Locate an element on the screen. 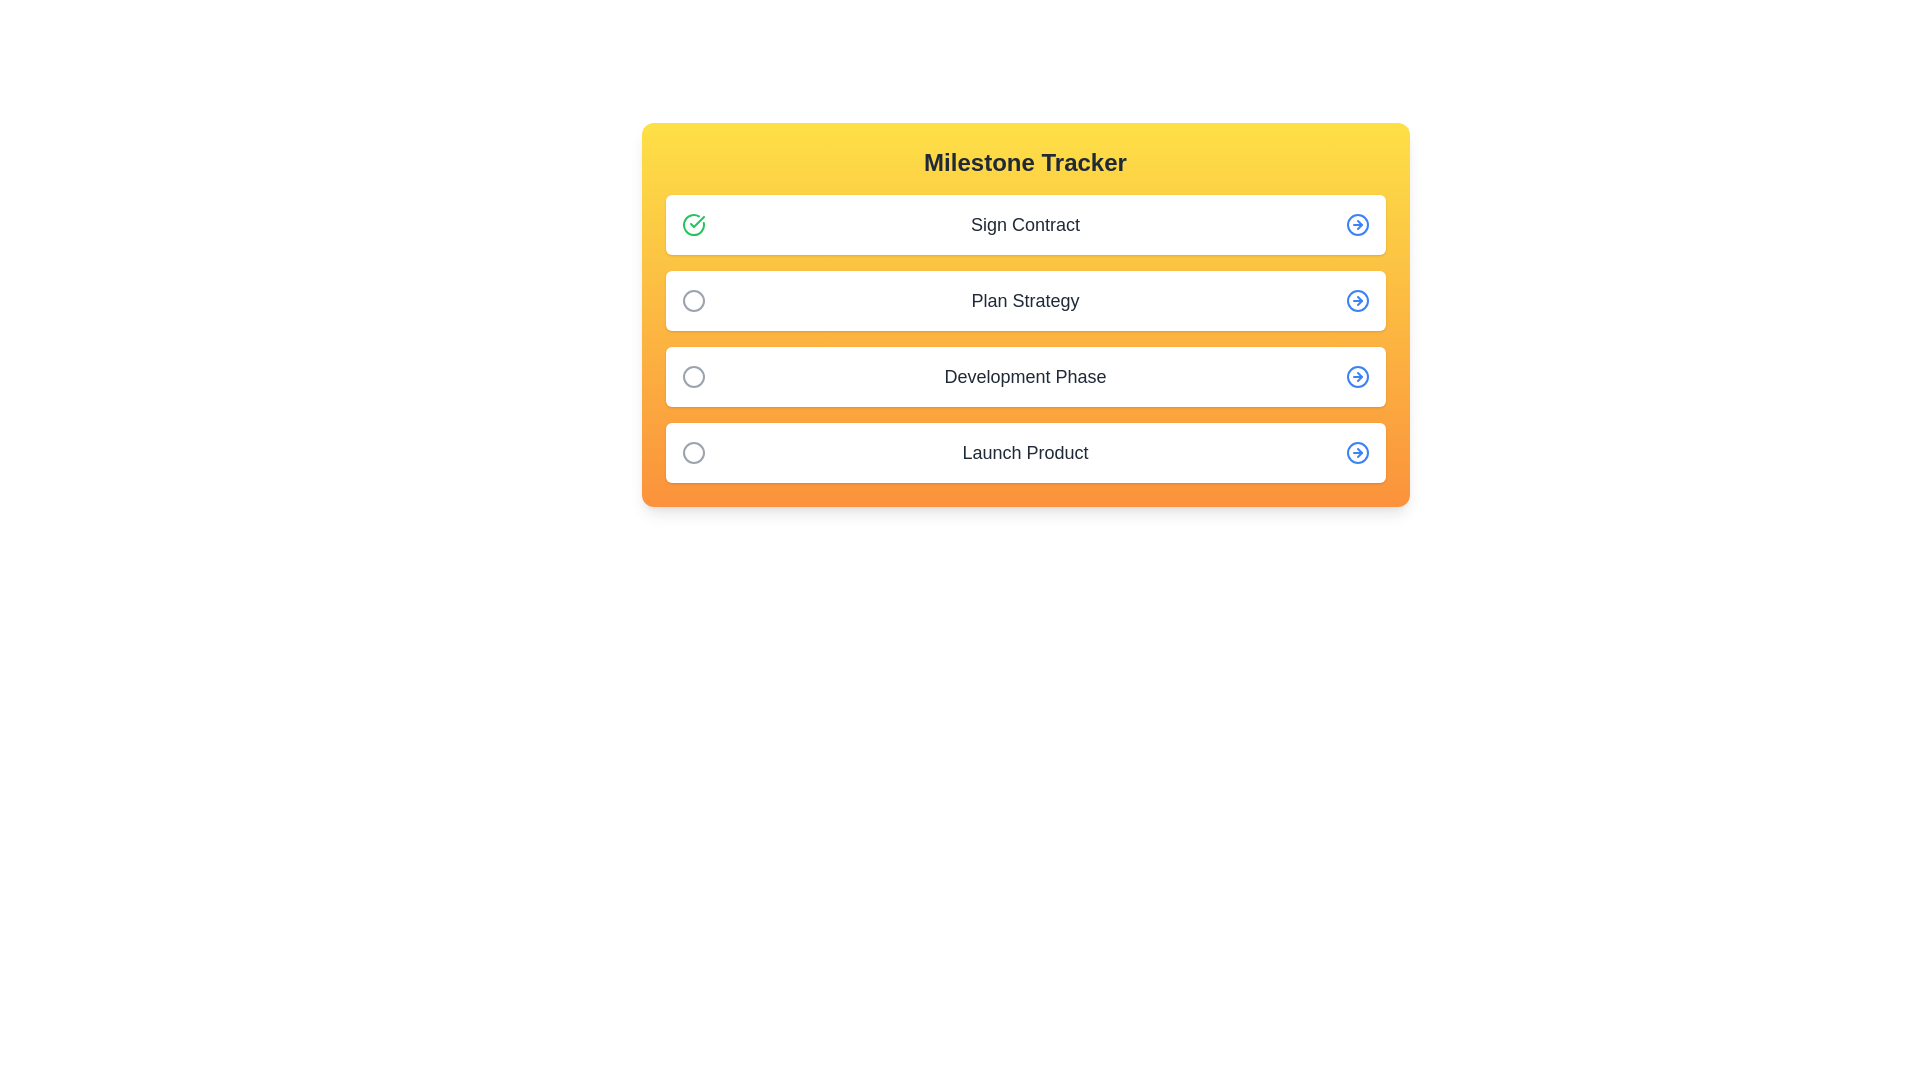  the SVG circle that represents the milestone status indicator in the 'Development Phase' row of the milestone tracker is located at coordinates (1357, 377).